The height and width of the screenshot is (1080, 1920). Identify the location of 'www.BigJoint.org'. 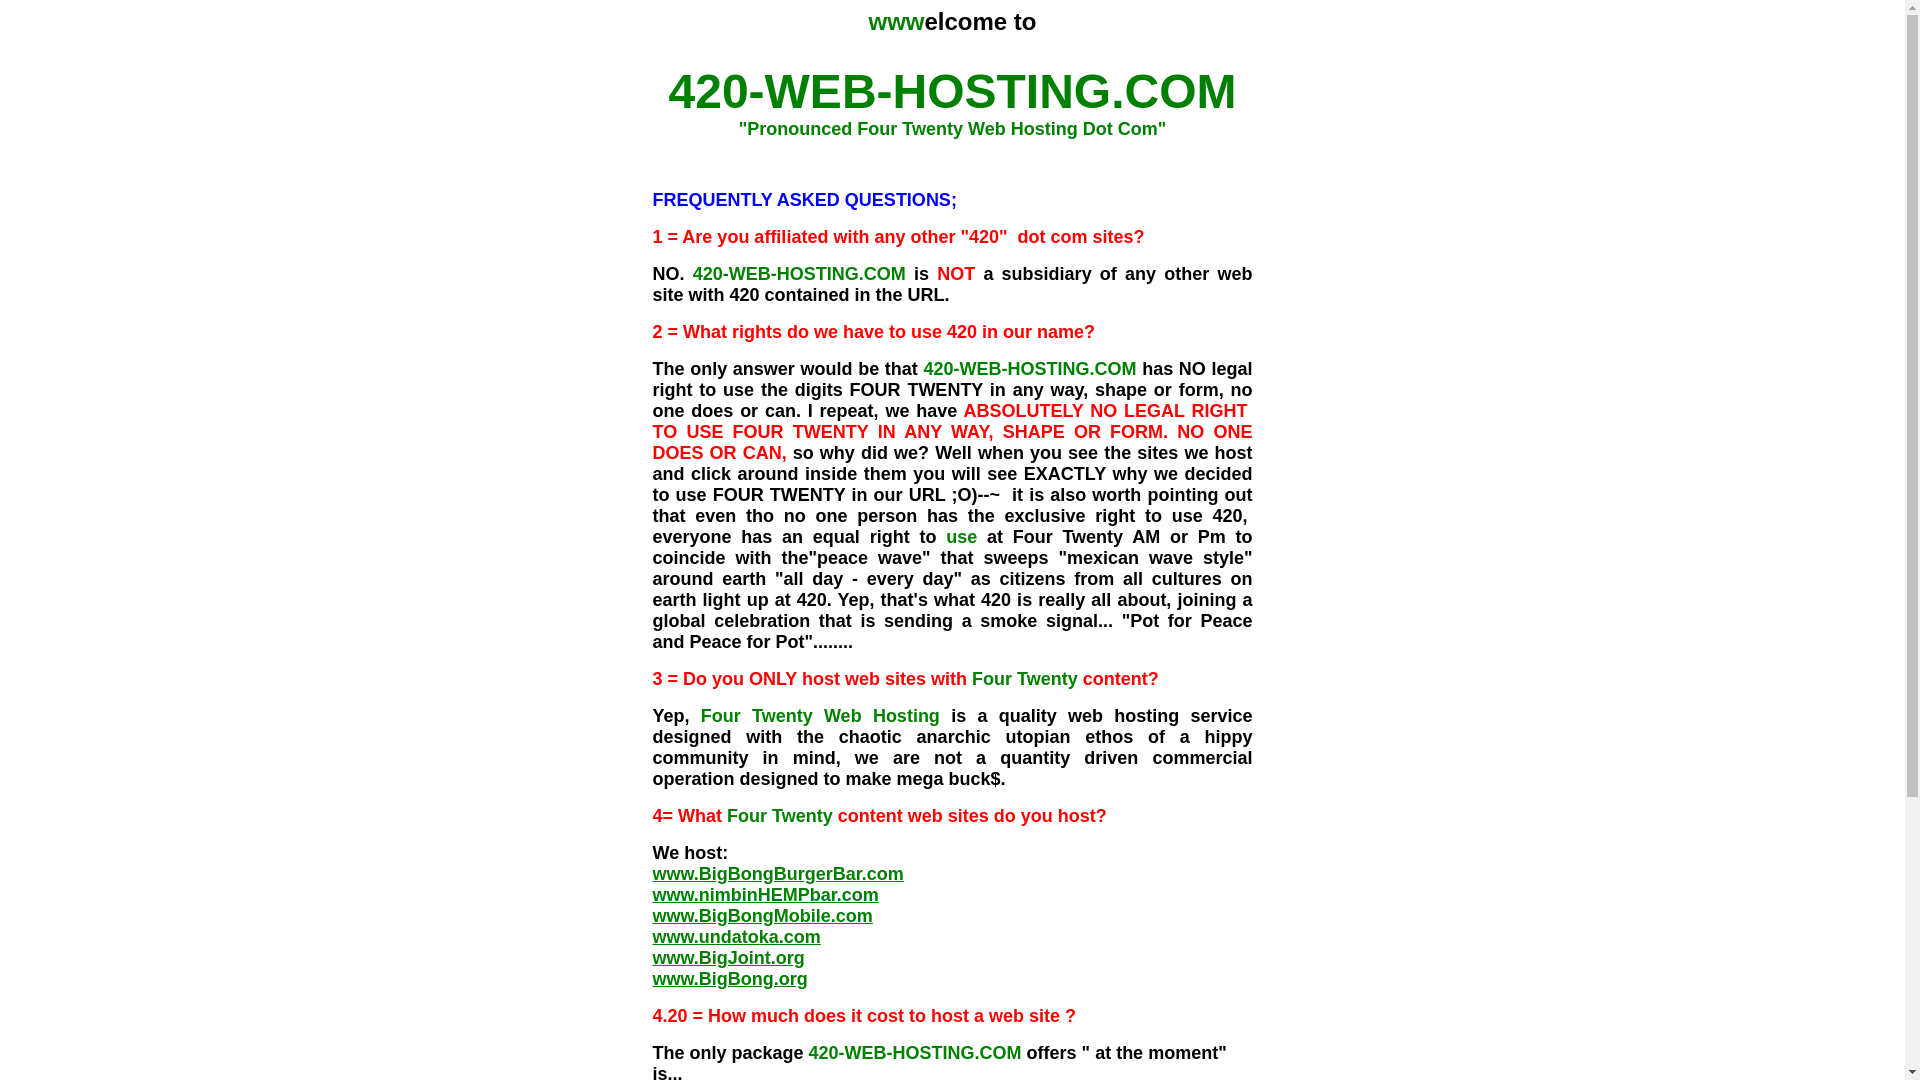
(727, 956).